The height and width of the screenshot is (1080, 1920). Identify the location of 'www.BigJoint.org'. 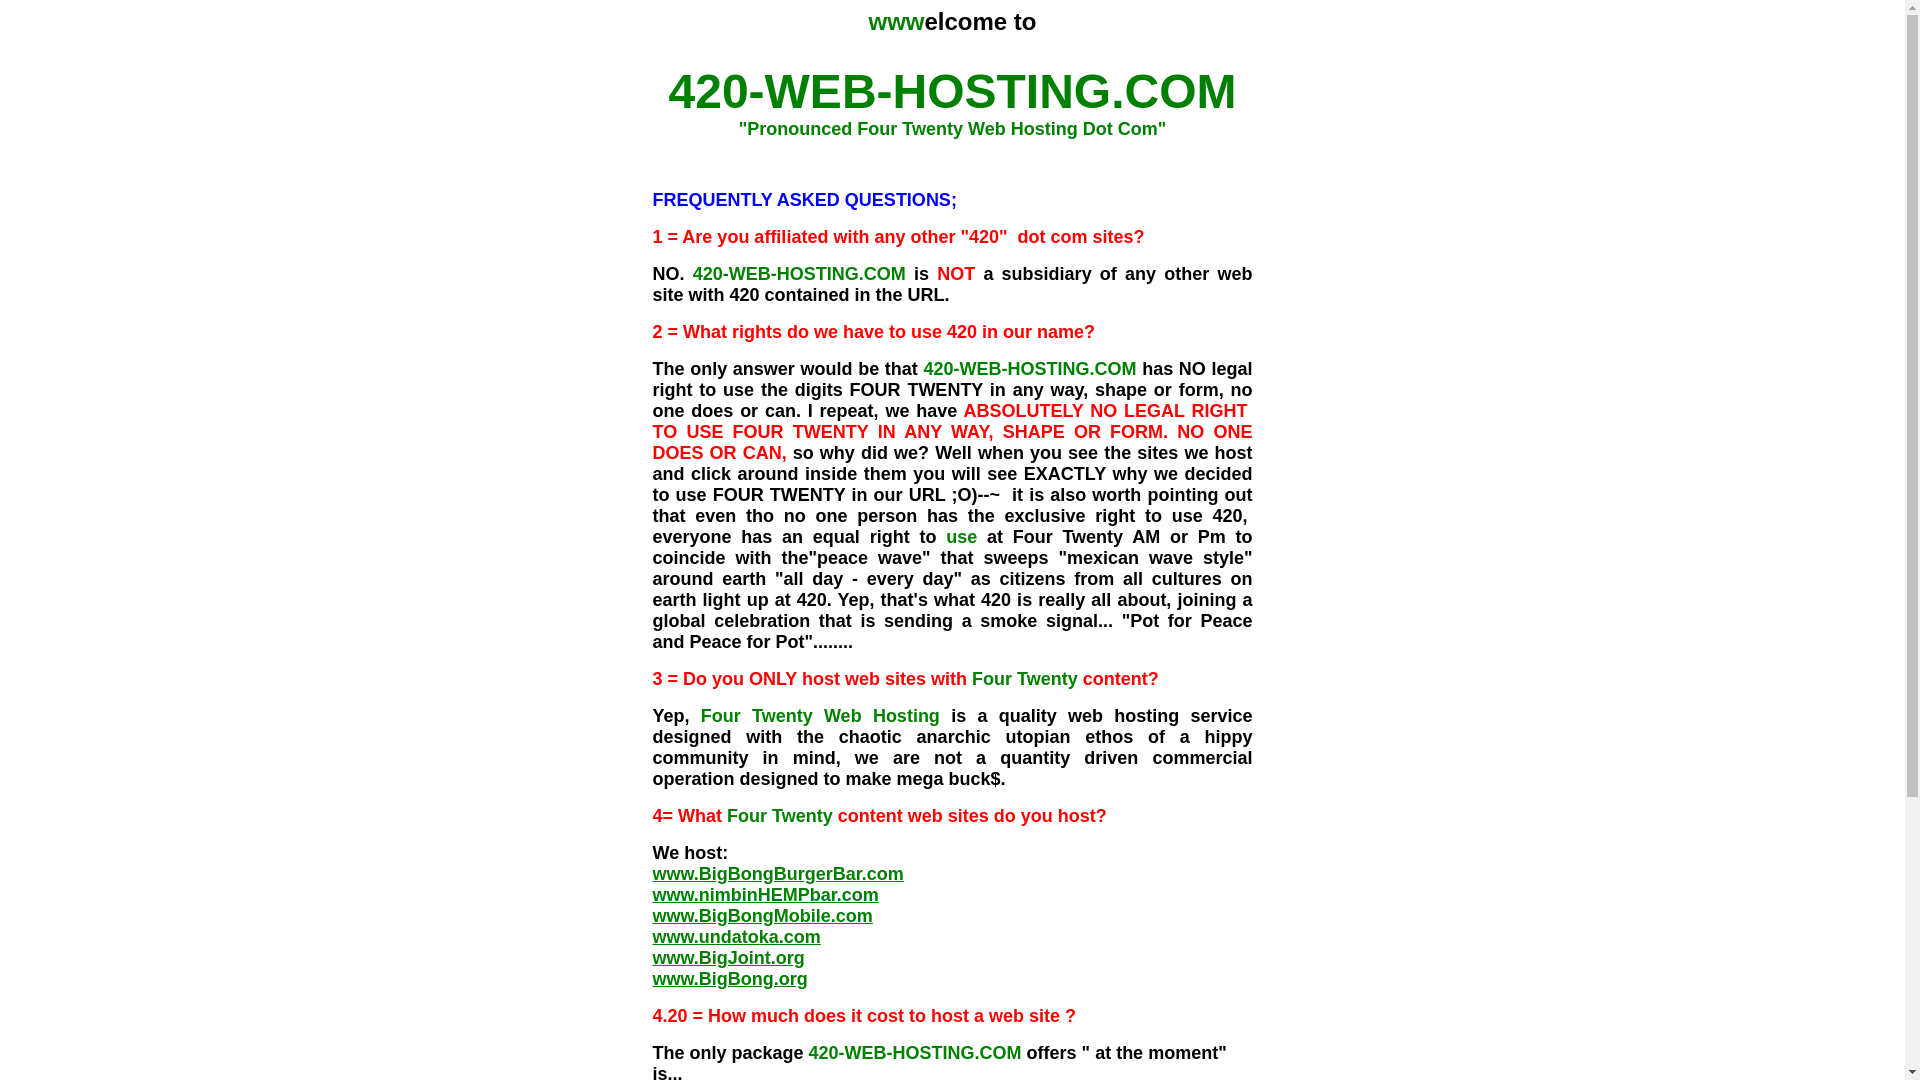
(727, 956).